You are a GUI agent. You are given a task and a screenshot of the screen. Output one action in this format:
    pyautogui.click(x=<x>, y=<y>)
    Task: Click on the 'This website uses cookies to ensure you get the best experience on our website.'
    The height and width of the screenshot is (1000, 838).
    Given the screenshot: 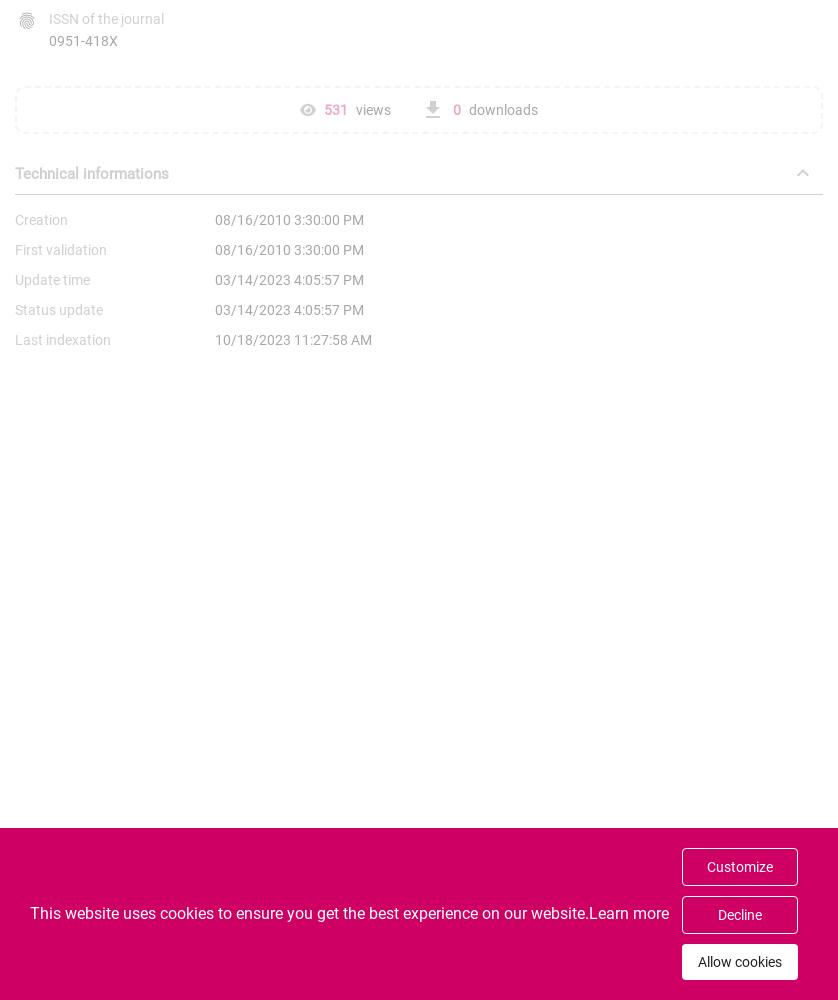 What is the action you would take?
    pyautogui.click(x=308, y=912)
    